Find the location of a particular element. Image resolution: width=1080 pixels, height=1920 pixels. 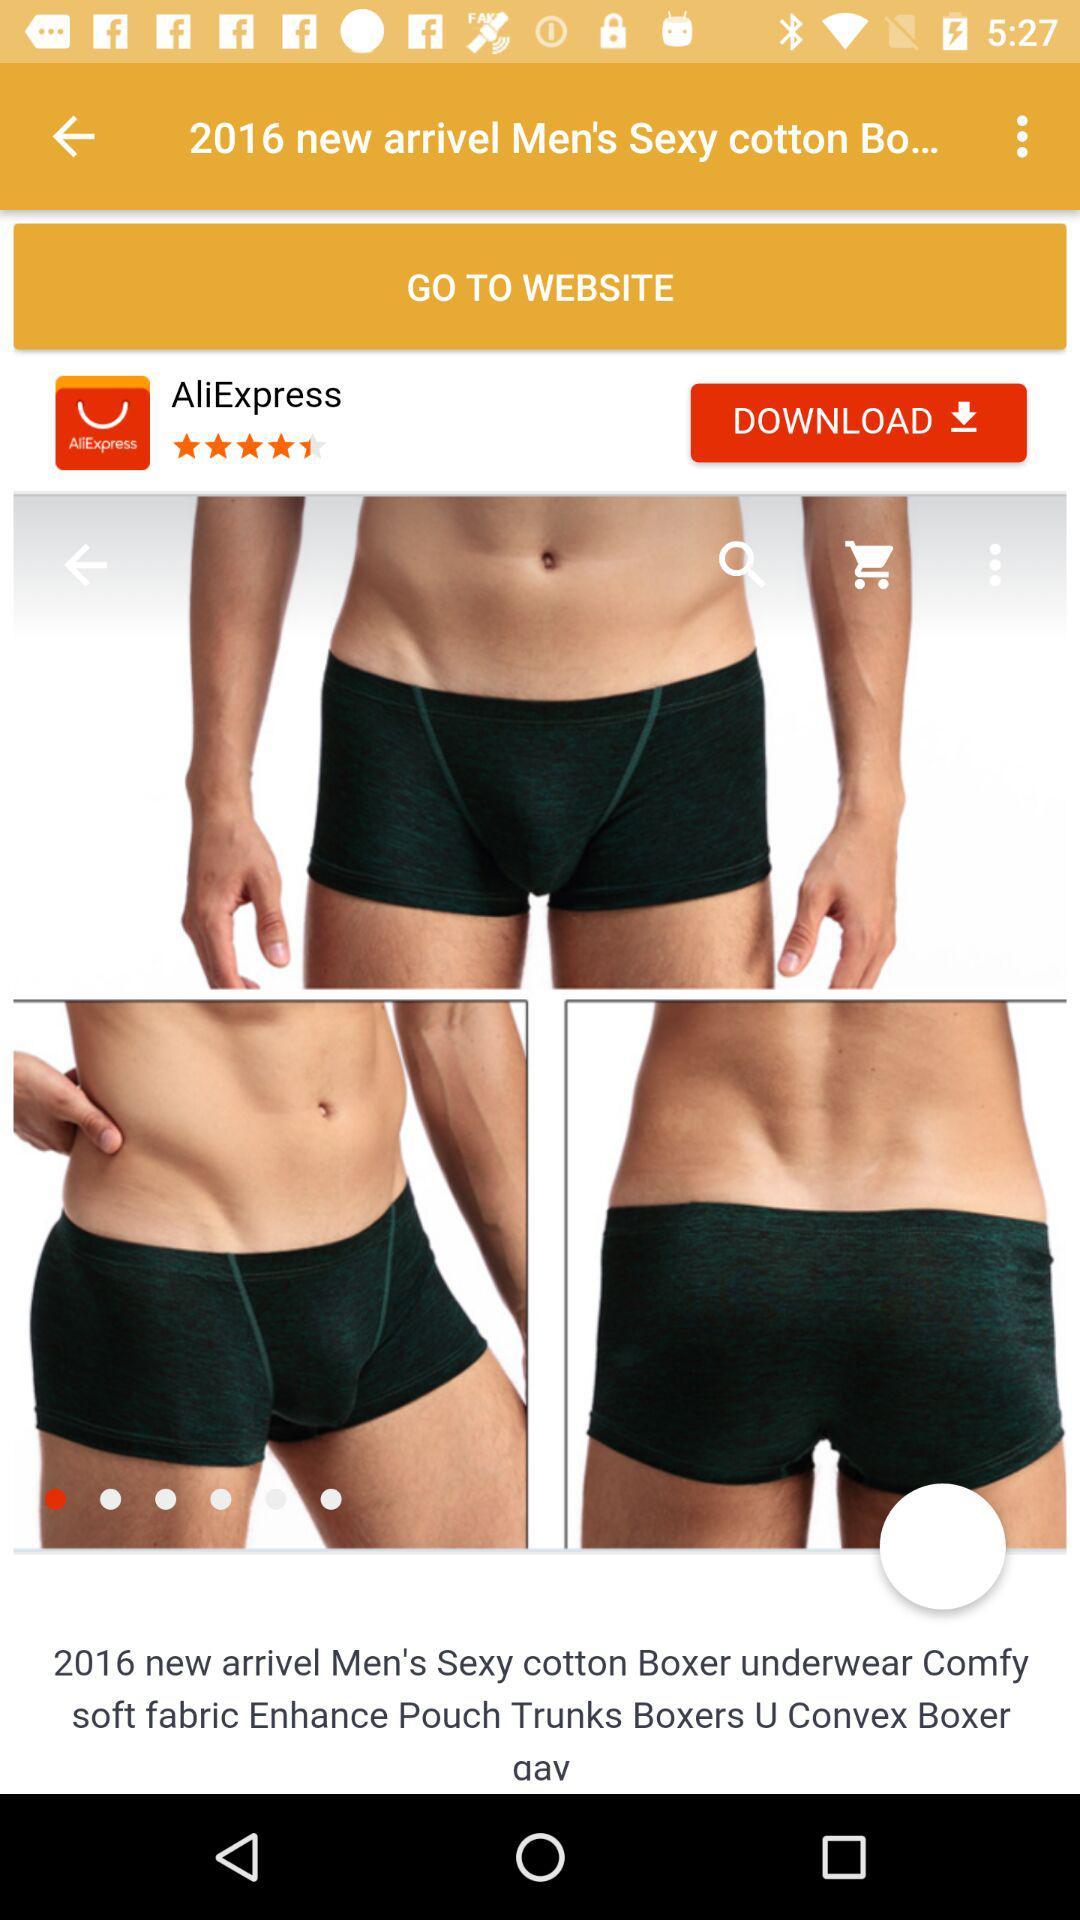

enlarge photo is located at coordinates (540, 1066).